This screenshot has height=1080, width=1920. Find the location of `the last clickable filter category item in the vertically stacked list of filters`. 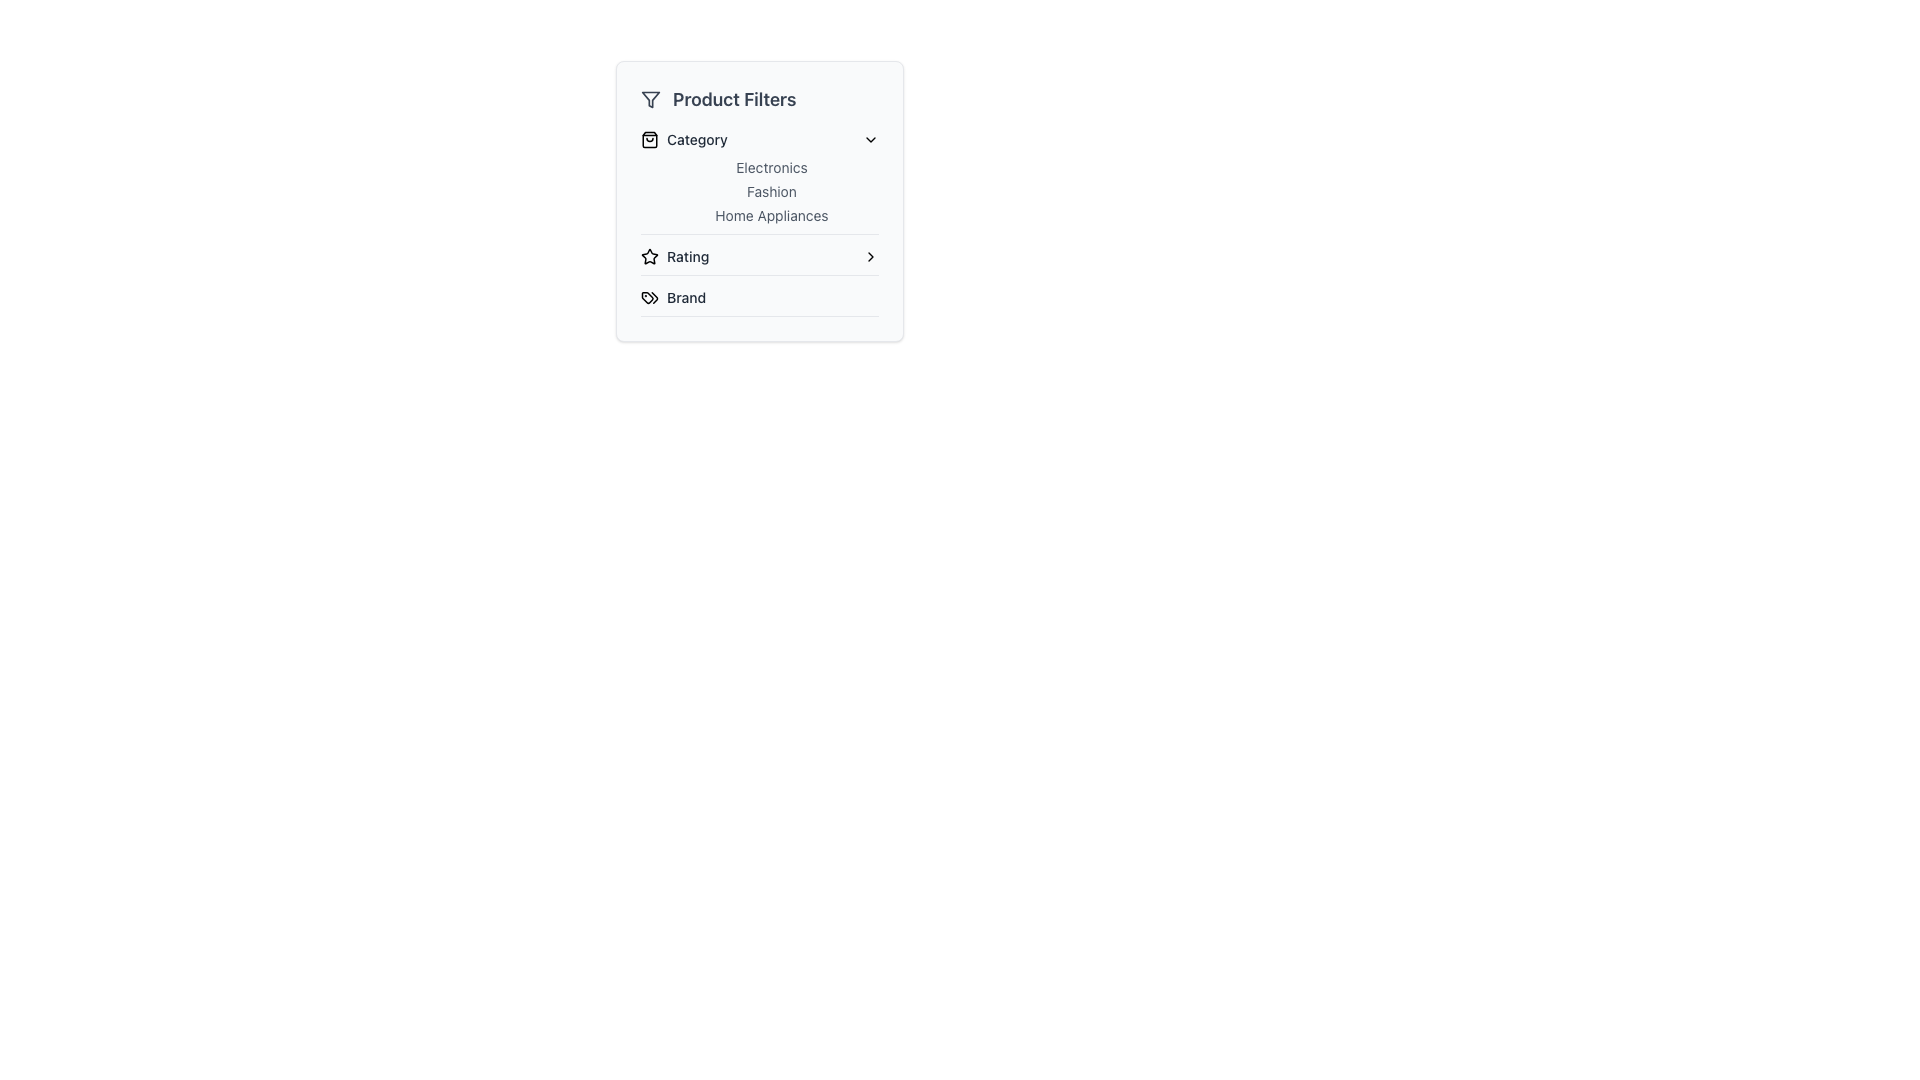

the last clickable filter category item in the vertically stacked list of filters is located at coordinates (758, 302).